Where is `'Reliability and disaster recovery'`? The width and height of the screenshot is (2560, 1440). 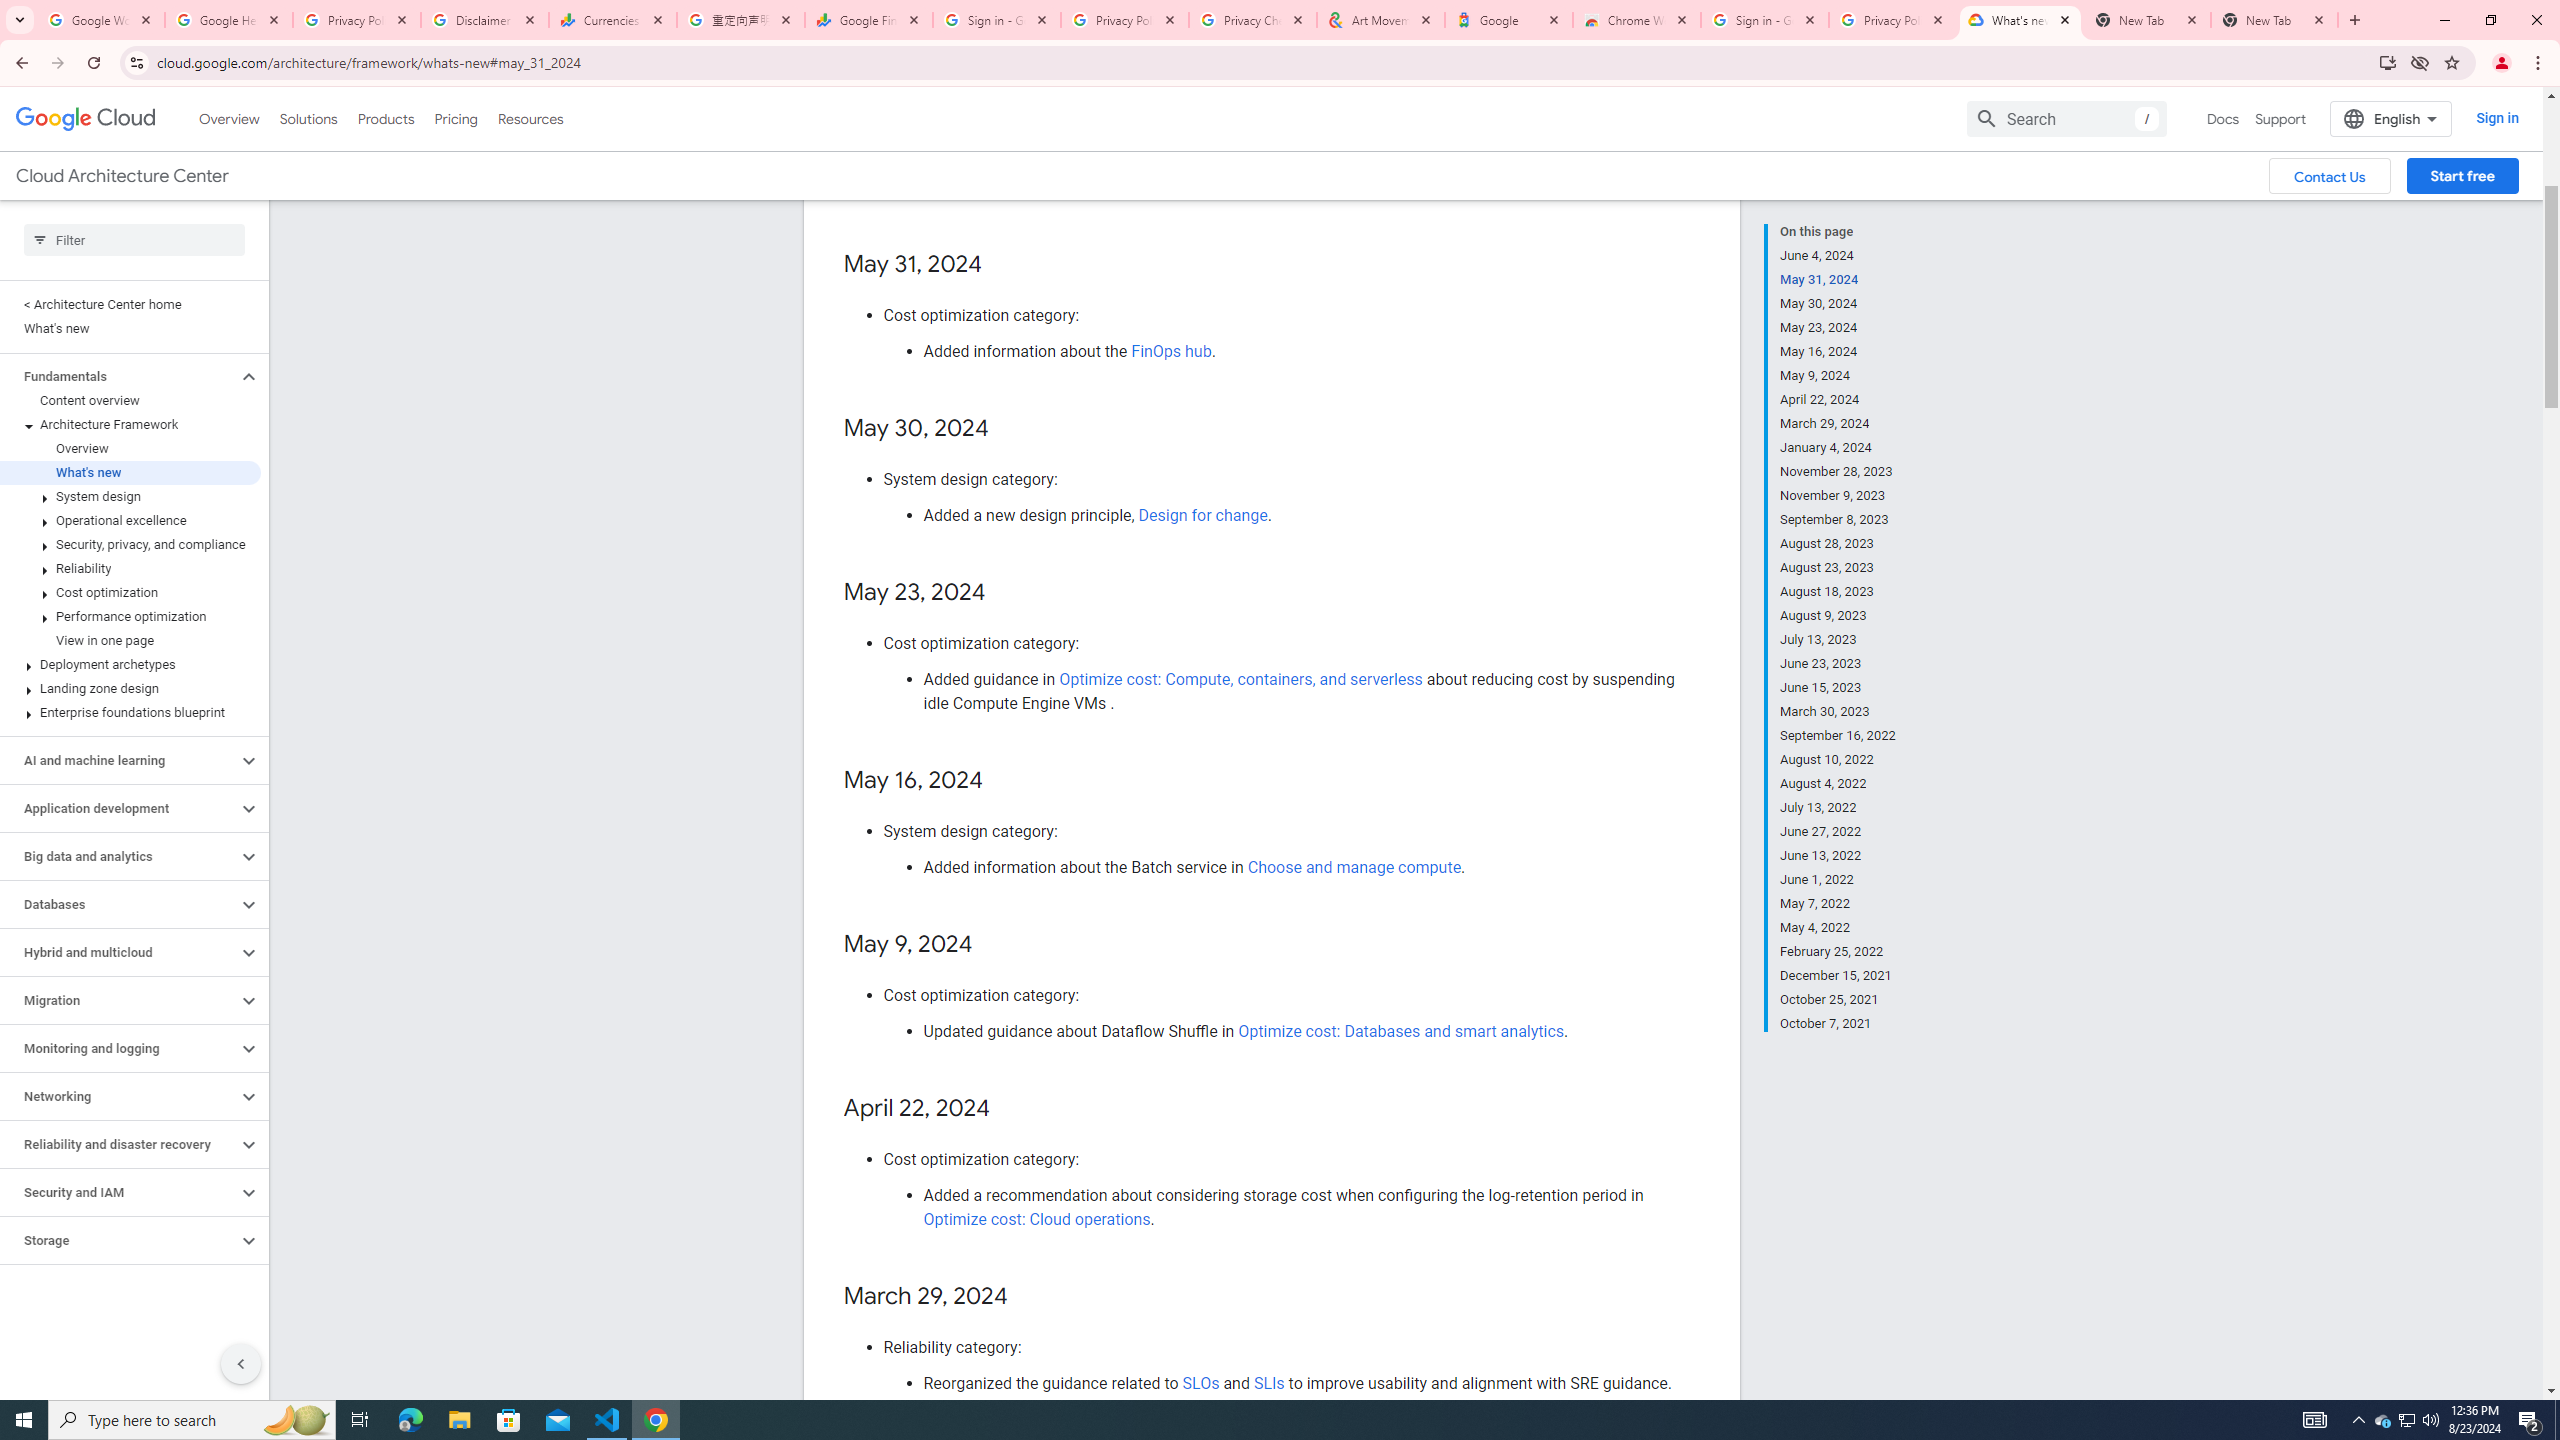 'Reliability and disaster recovery' is located at coordinates (118, 1144).